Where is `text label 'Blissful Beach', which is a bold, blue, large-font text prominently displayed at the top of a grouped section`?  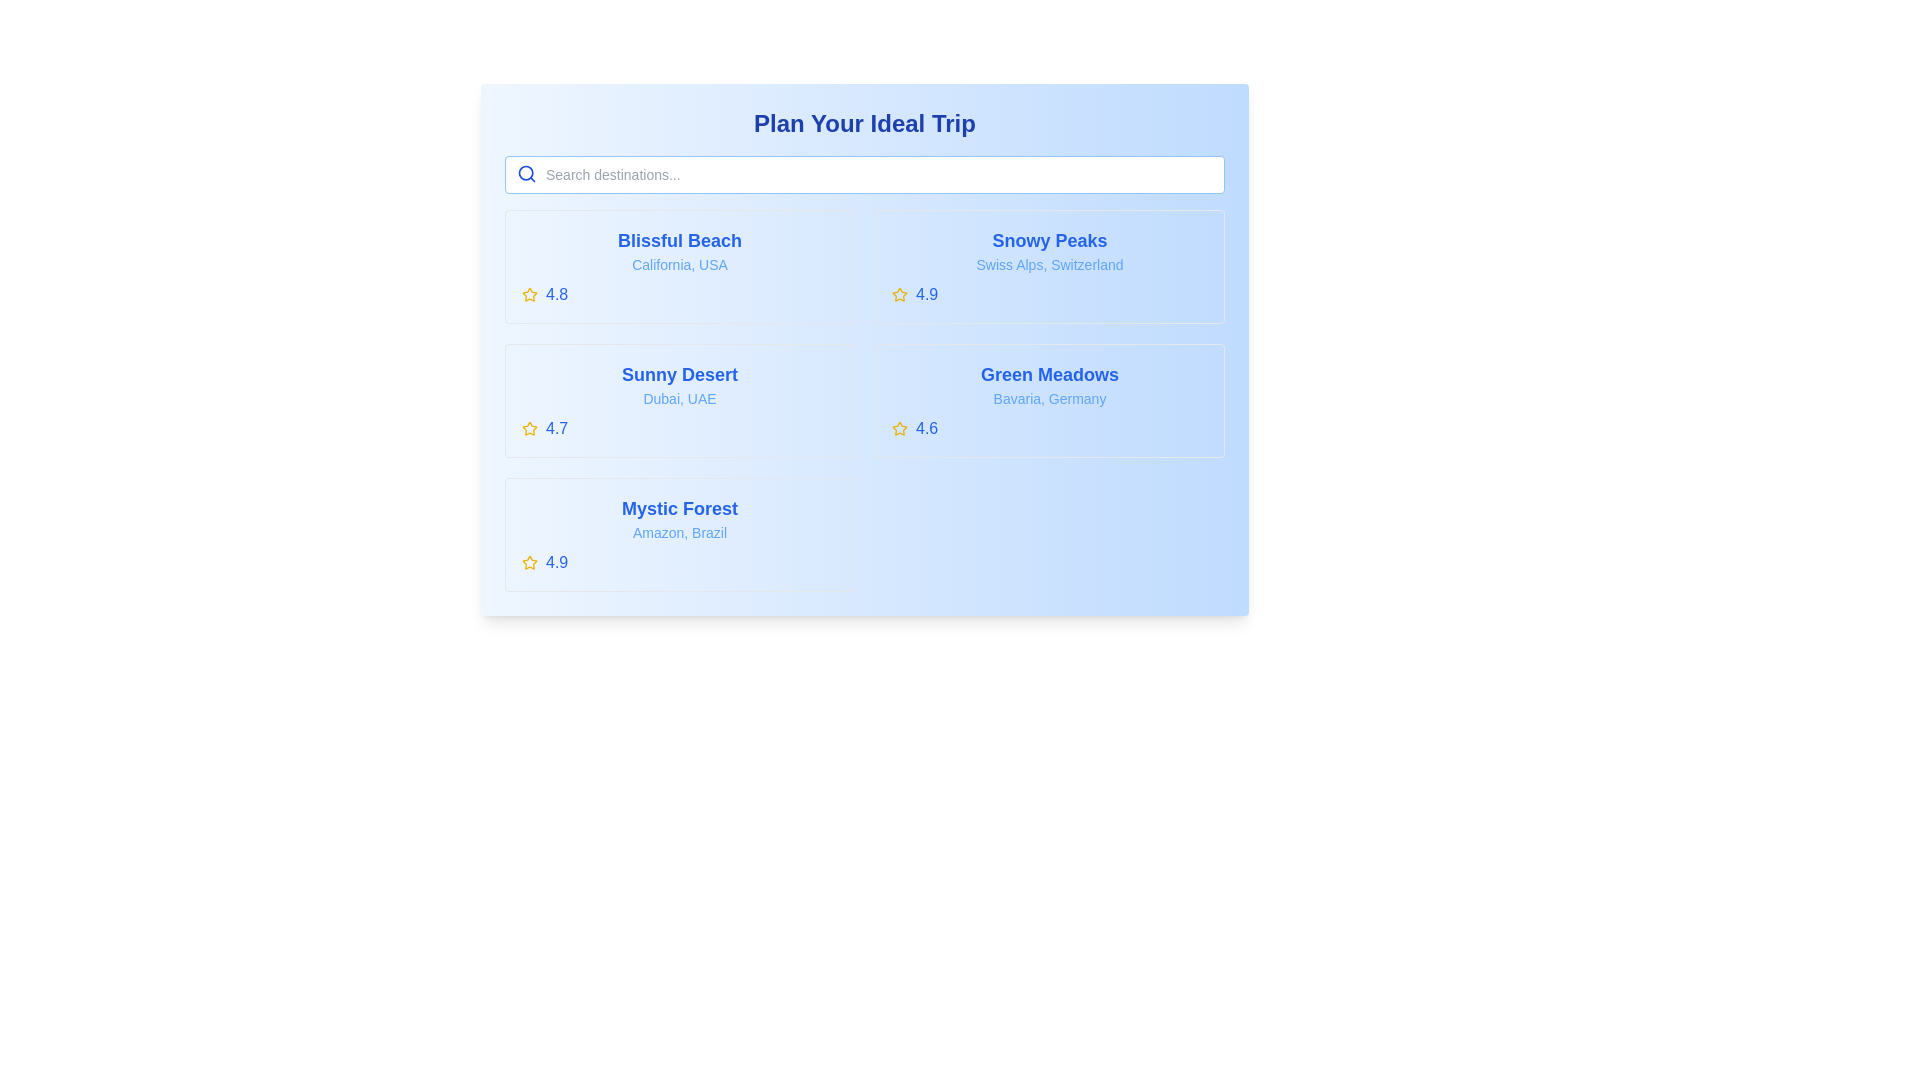 text label 'Blissful Beach', which is a bold, blue, large-font text prominently displayed at the top of a grouped section is located at coordinates (680, 239).